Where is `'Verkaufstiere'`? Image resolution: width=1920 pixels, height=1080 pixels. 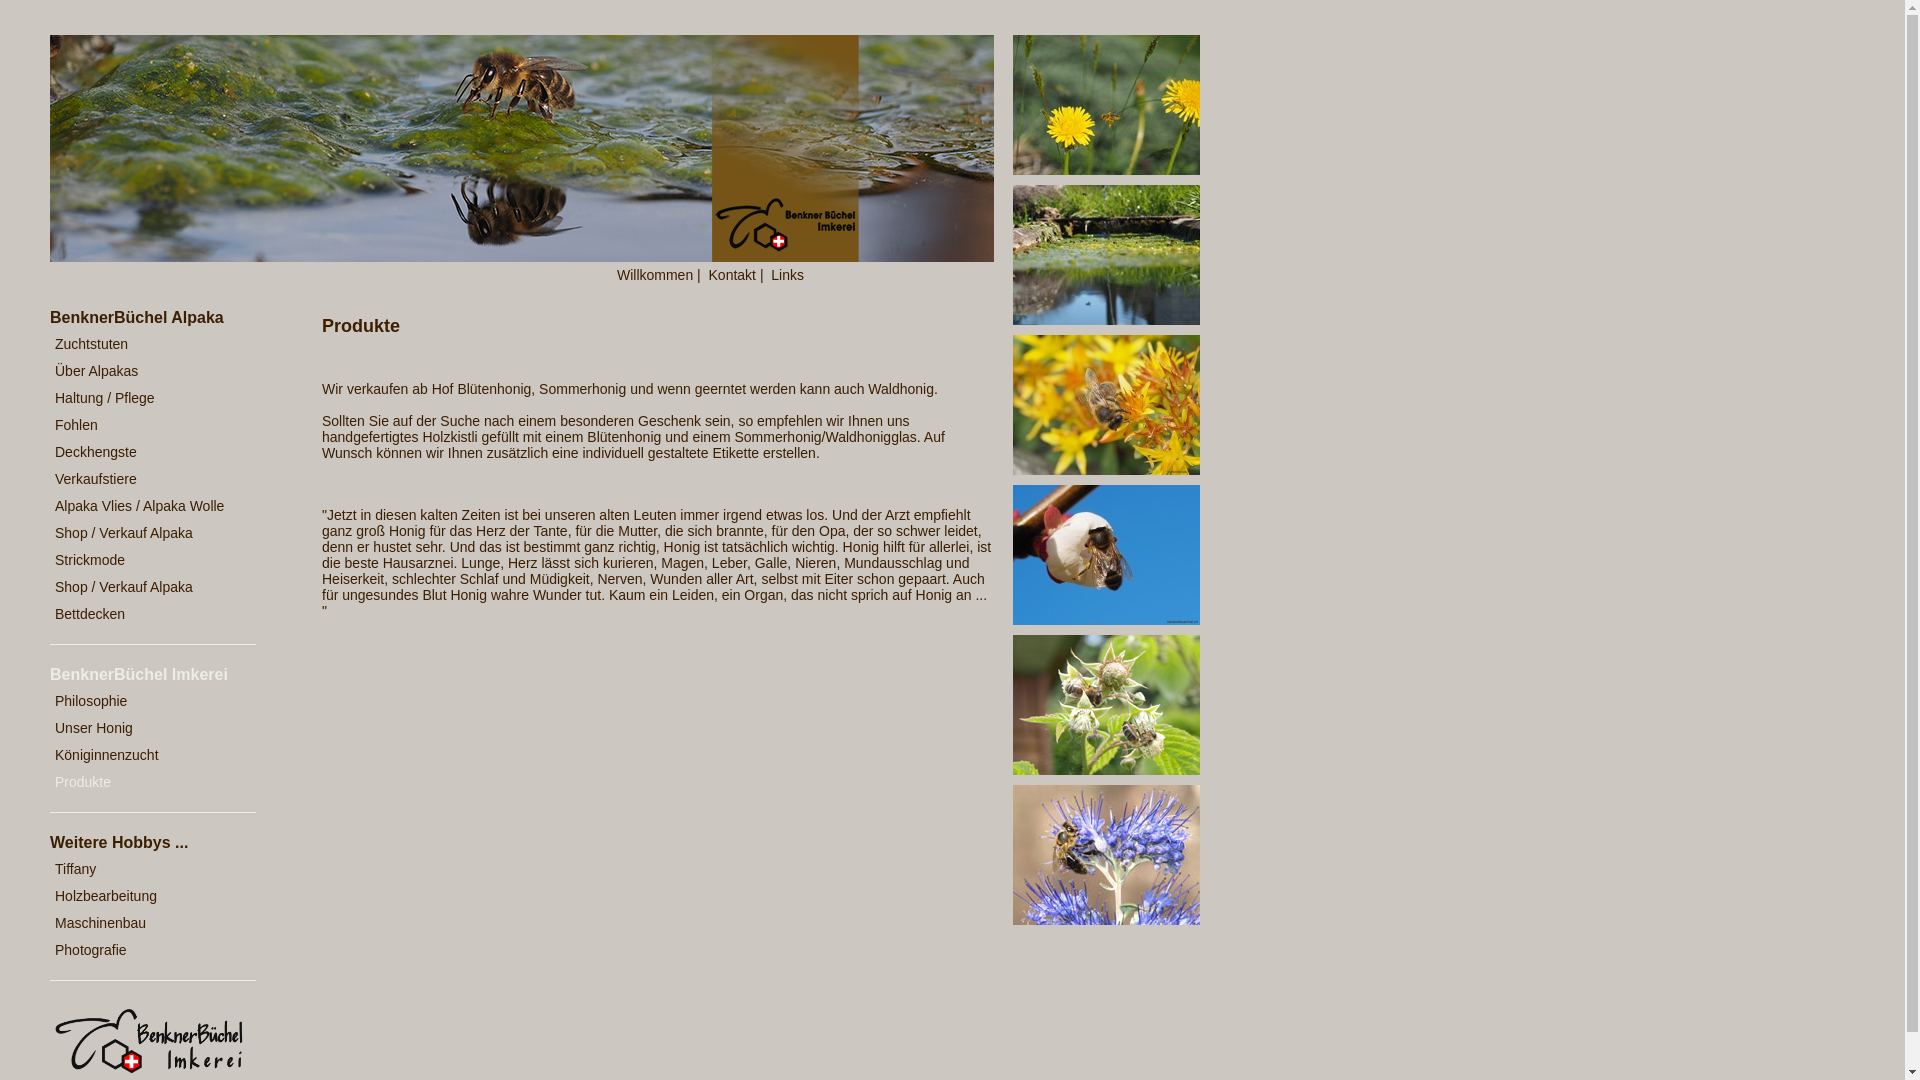
'Verkaufstiere' is located at coordinates (143, 479).